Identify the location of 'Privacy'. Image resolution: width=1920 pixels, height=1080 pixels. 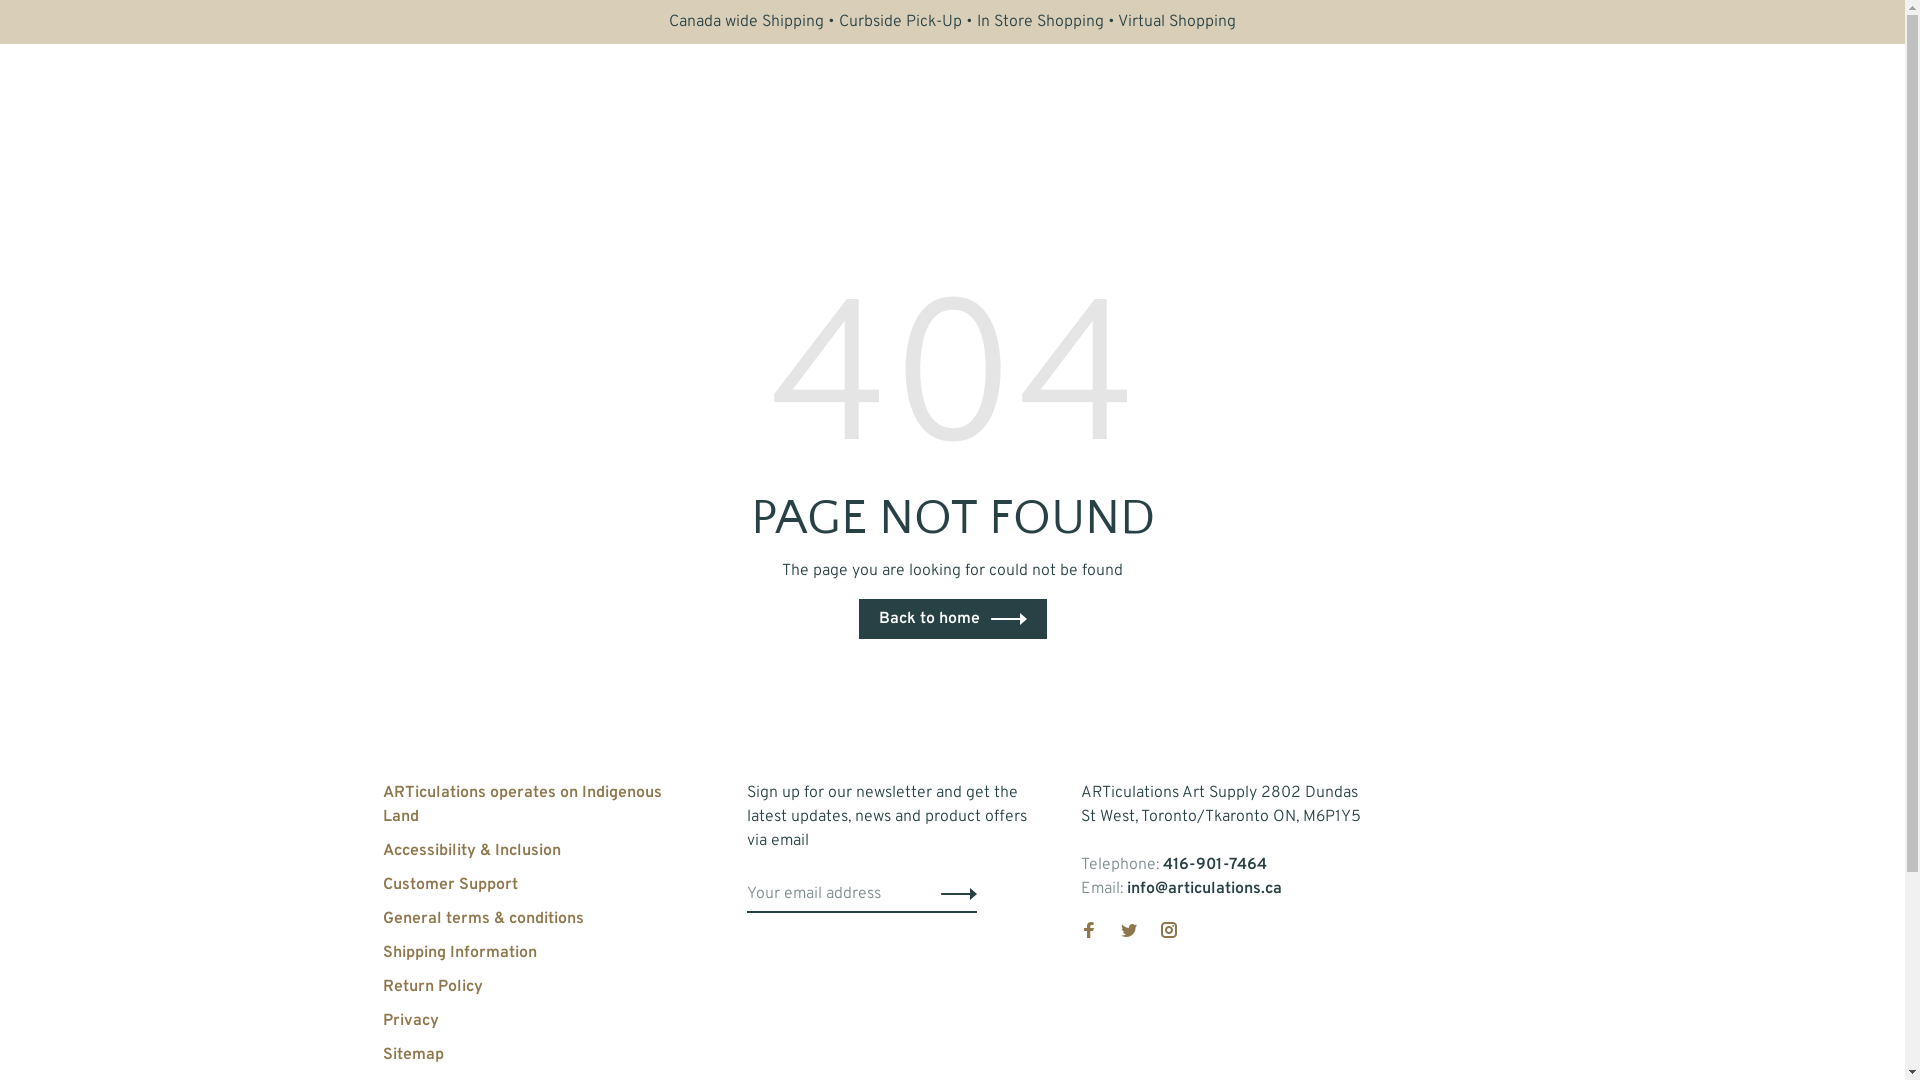
(408, 1021).